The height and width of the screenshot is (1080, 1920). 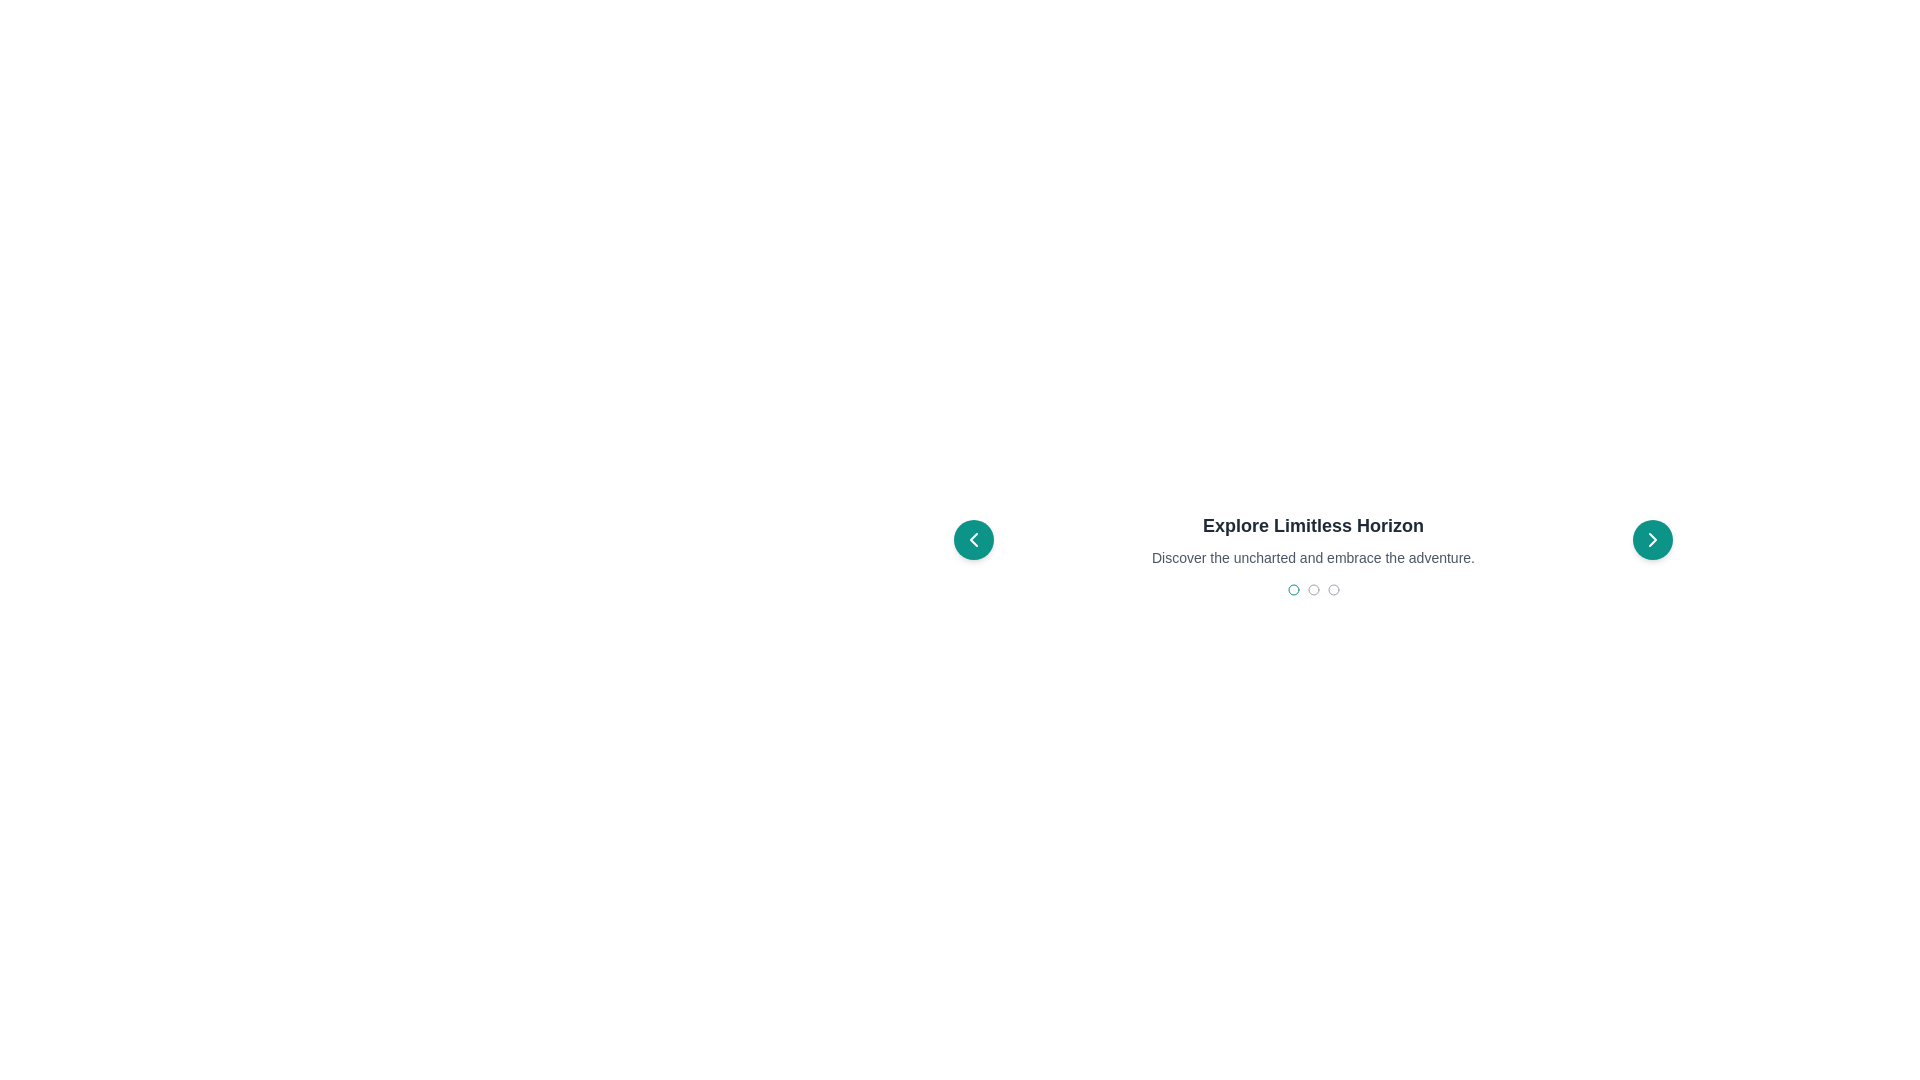 What do you see at coordinates (1653, 540) in the screenshot?
I see `the Chevron Right icon, which is a navigation control for progressing to the next item in a carousel or slideshow, located on the far-right side of the interface within a circular teal button` at bounding box center [1653, 540].